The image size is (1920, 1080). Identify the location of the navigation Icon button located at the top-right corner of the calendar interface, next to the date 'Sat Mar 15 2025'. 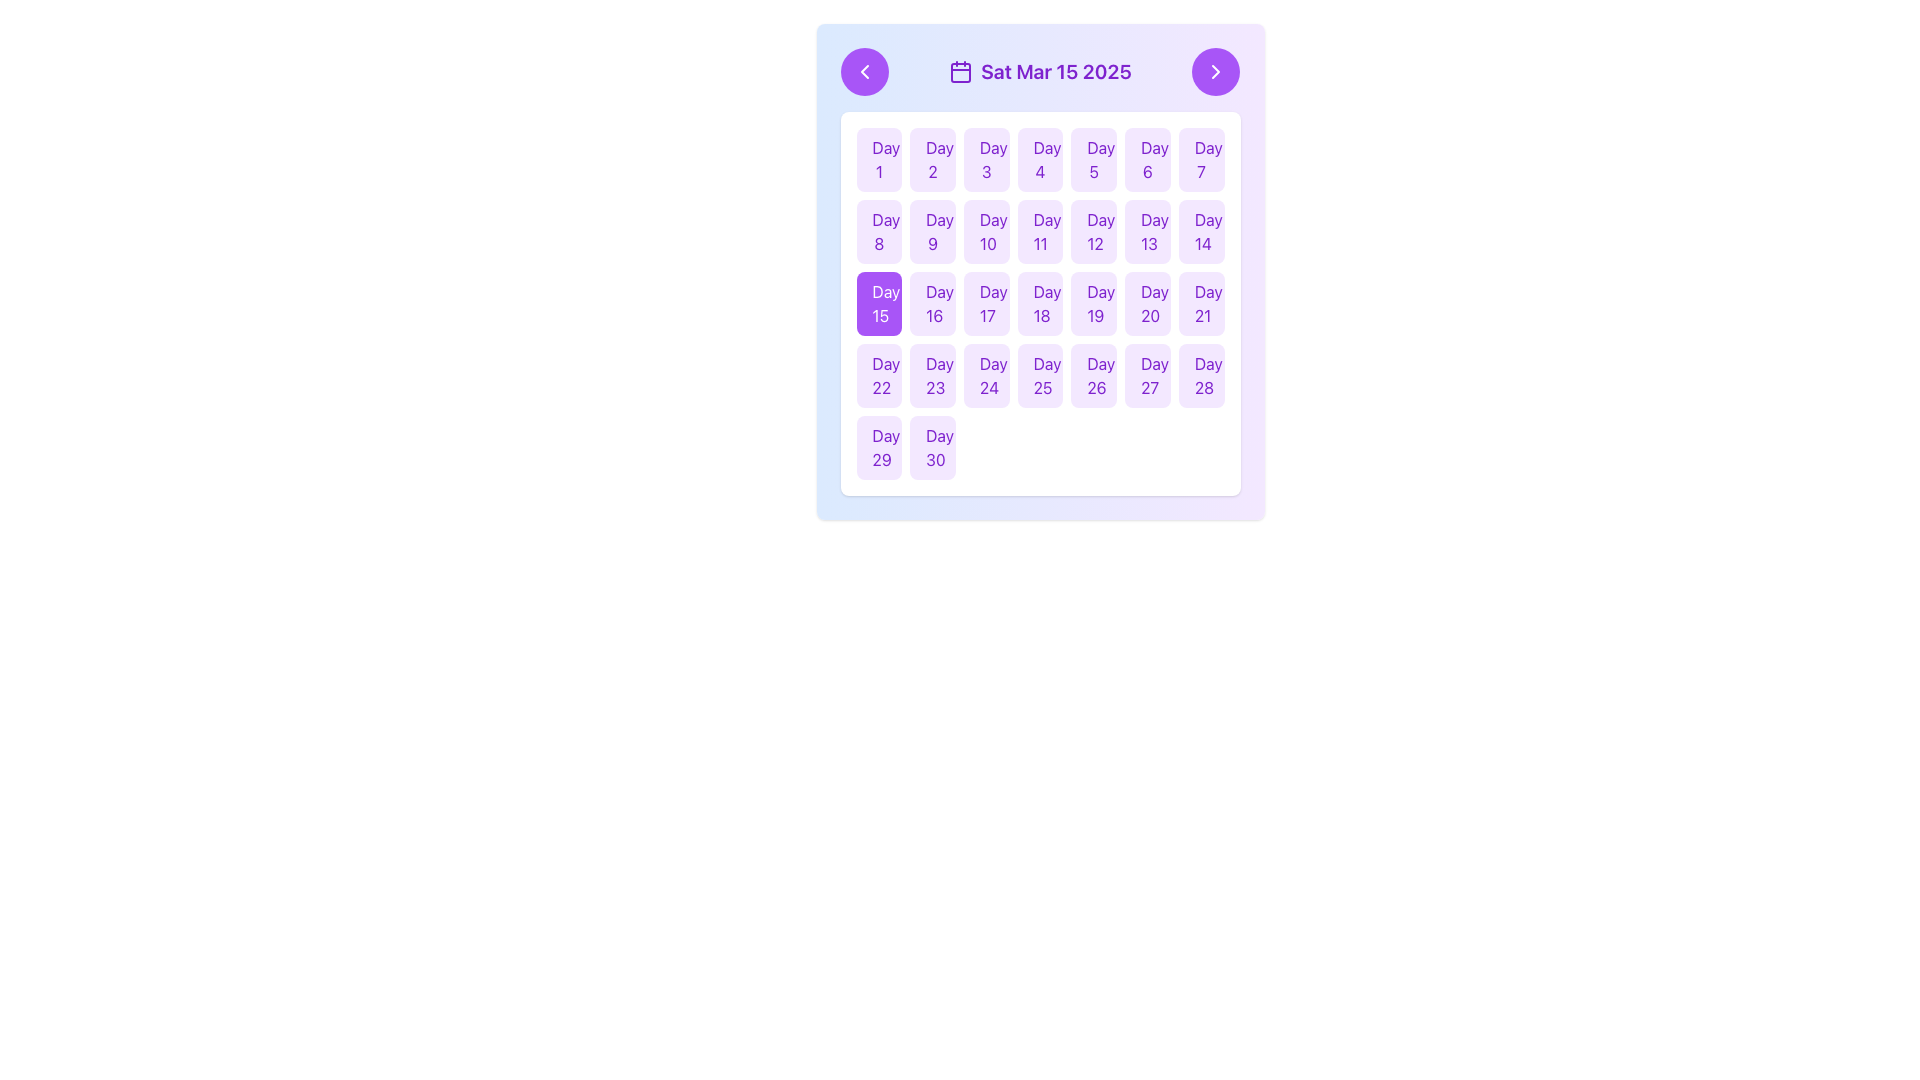
(1215, 71).